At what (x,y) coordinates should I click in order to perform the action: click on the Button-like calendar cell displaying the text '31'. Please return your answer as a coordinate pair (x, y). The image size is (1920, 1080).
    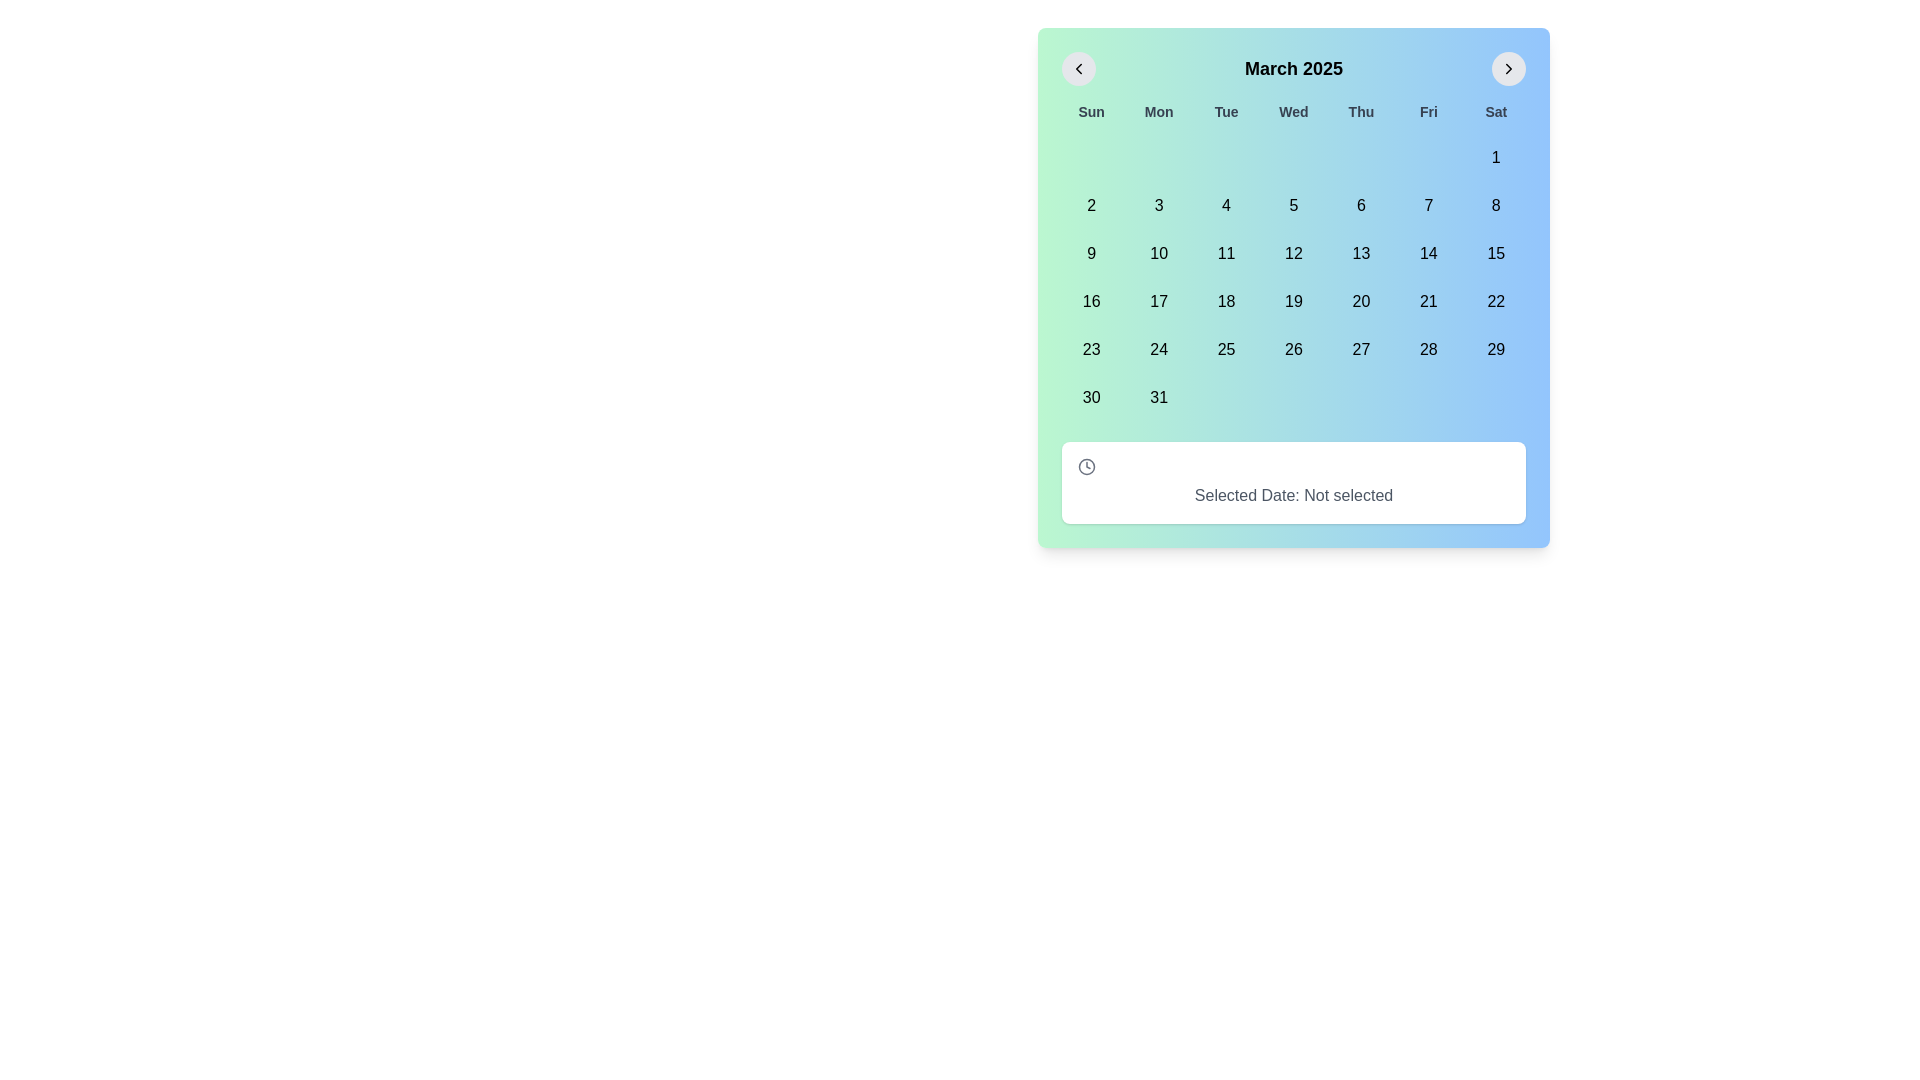
    Looking at the image, I should click on (1159, 397).